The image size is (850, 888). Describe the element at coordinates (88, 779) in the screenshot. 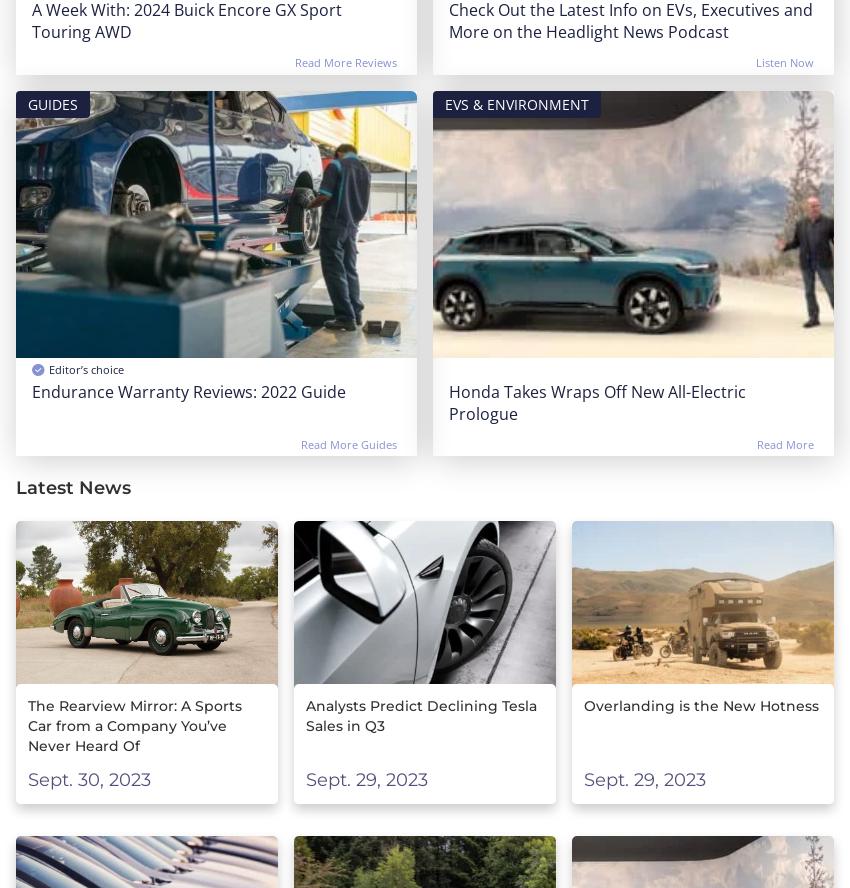

I see `'Sept. 30, 2023'` at that location.